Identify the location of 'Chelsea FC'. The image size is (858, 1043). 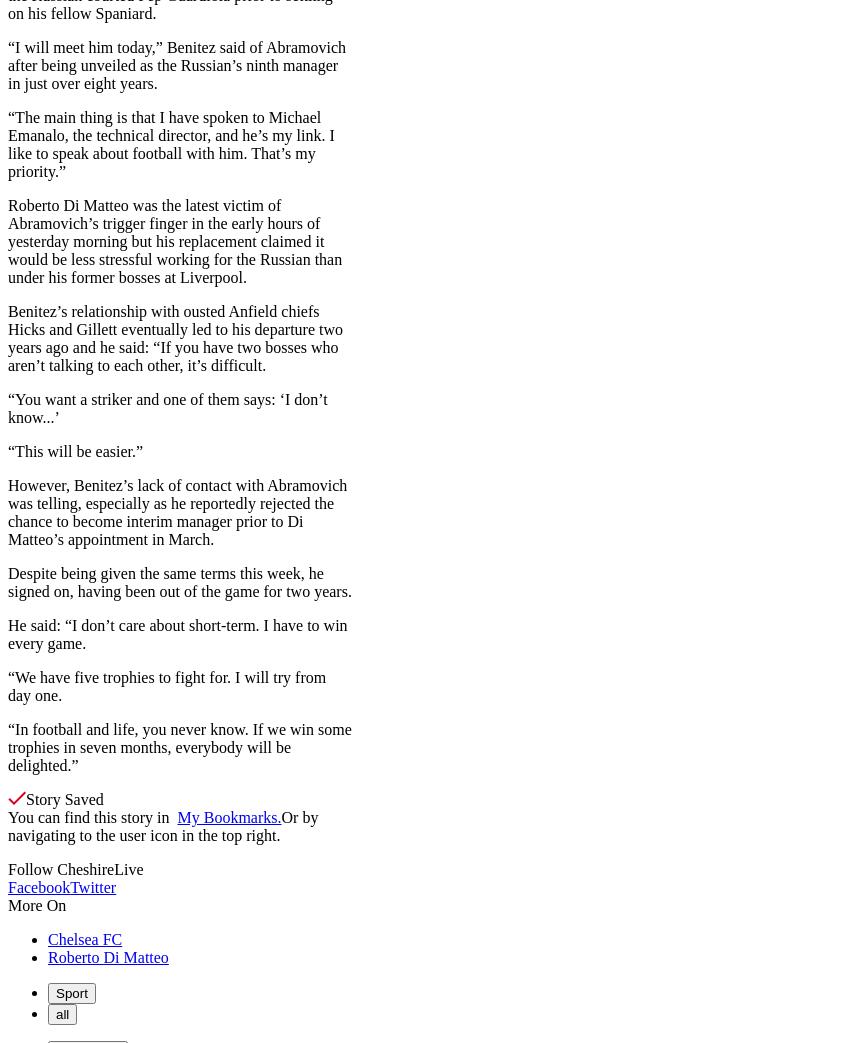
(84, 937).